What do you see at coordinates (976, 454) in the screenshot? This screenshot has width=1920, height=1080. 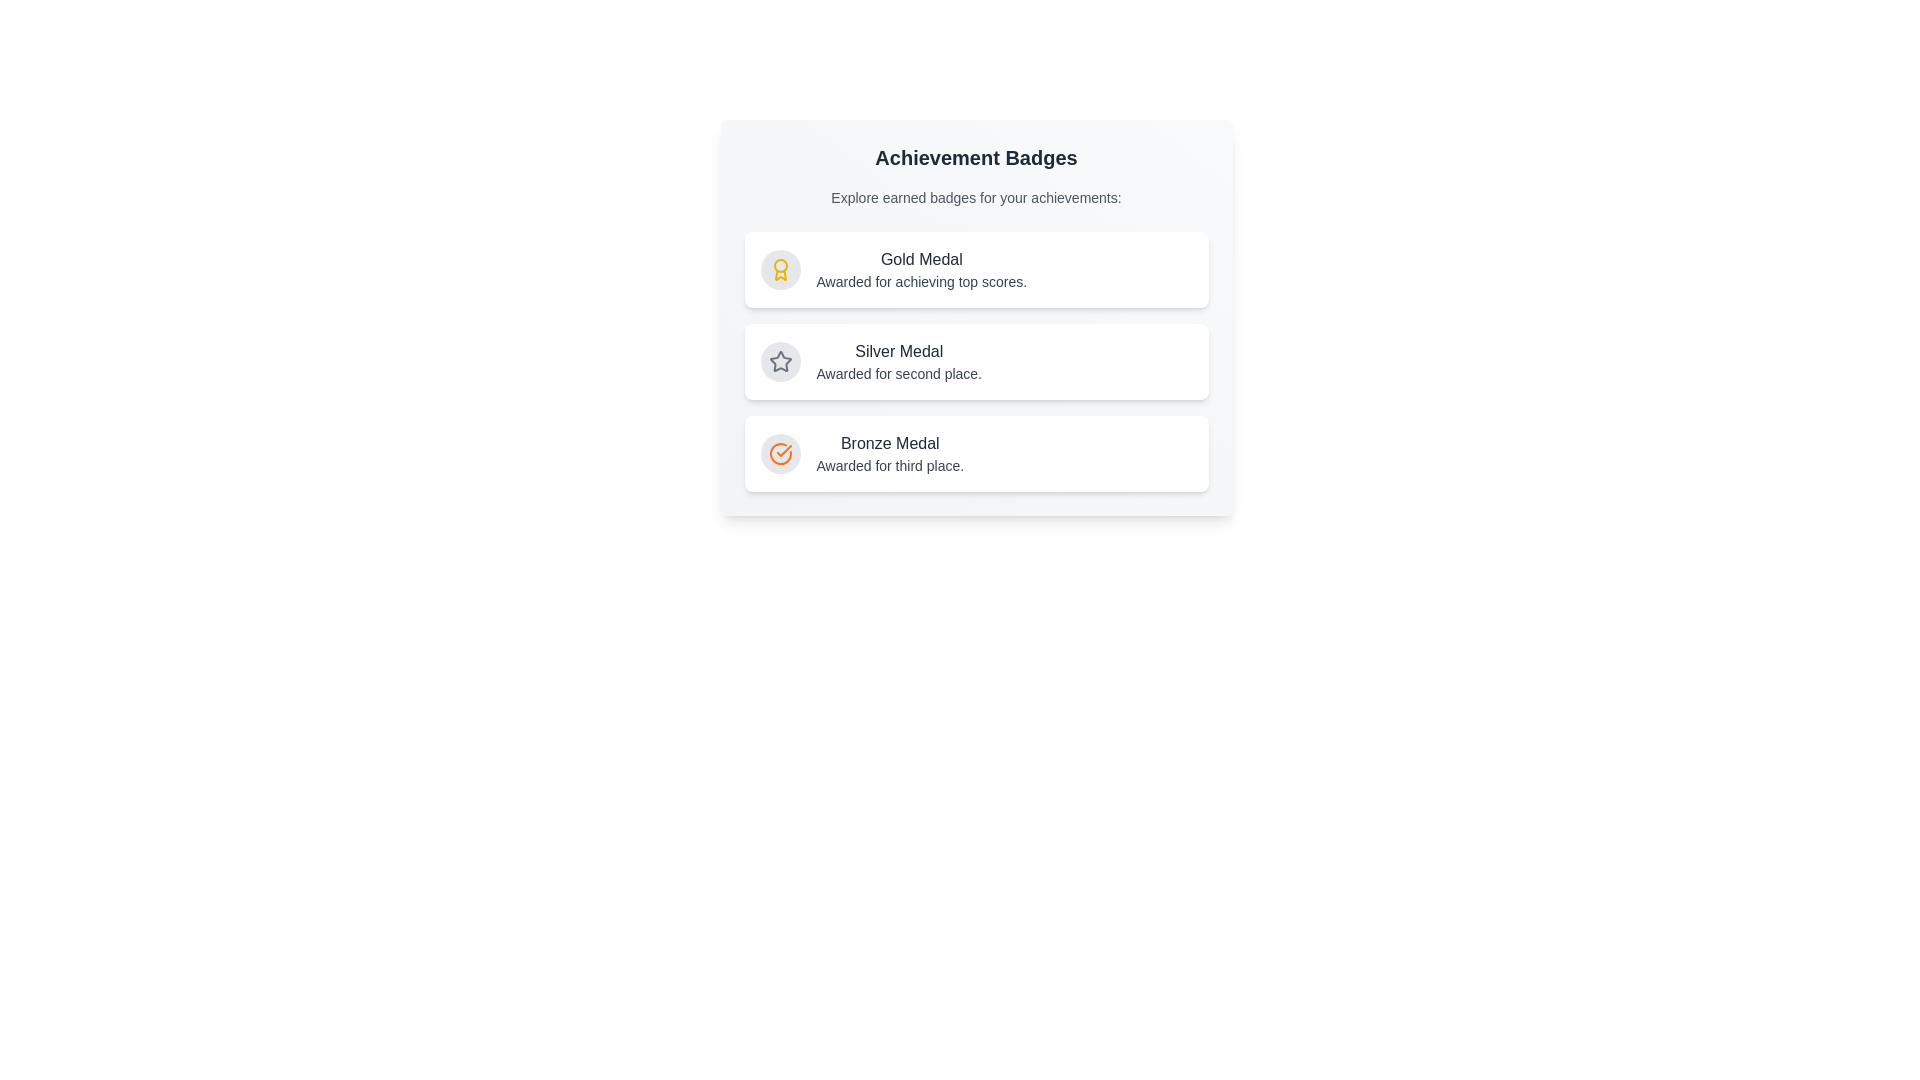 I see `the 'Bronze Medal' information card, which is the third item in a vertical list of achievement badges, to interact or navigate` at bounding box center [976, 454].